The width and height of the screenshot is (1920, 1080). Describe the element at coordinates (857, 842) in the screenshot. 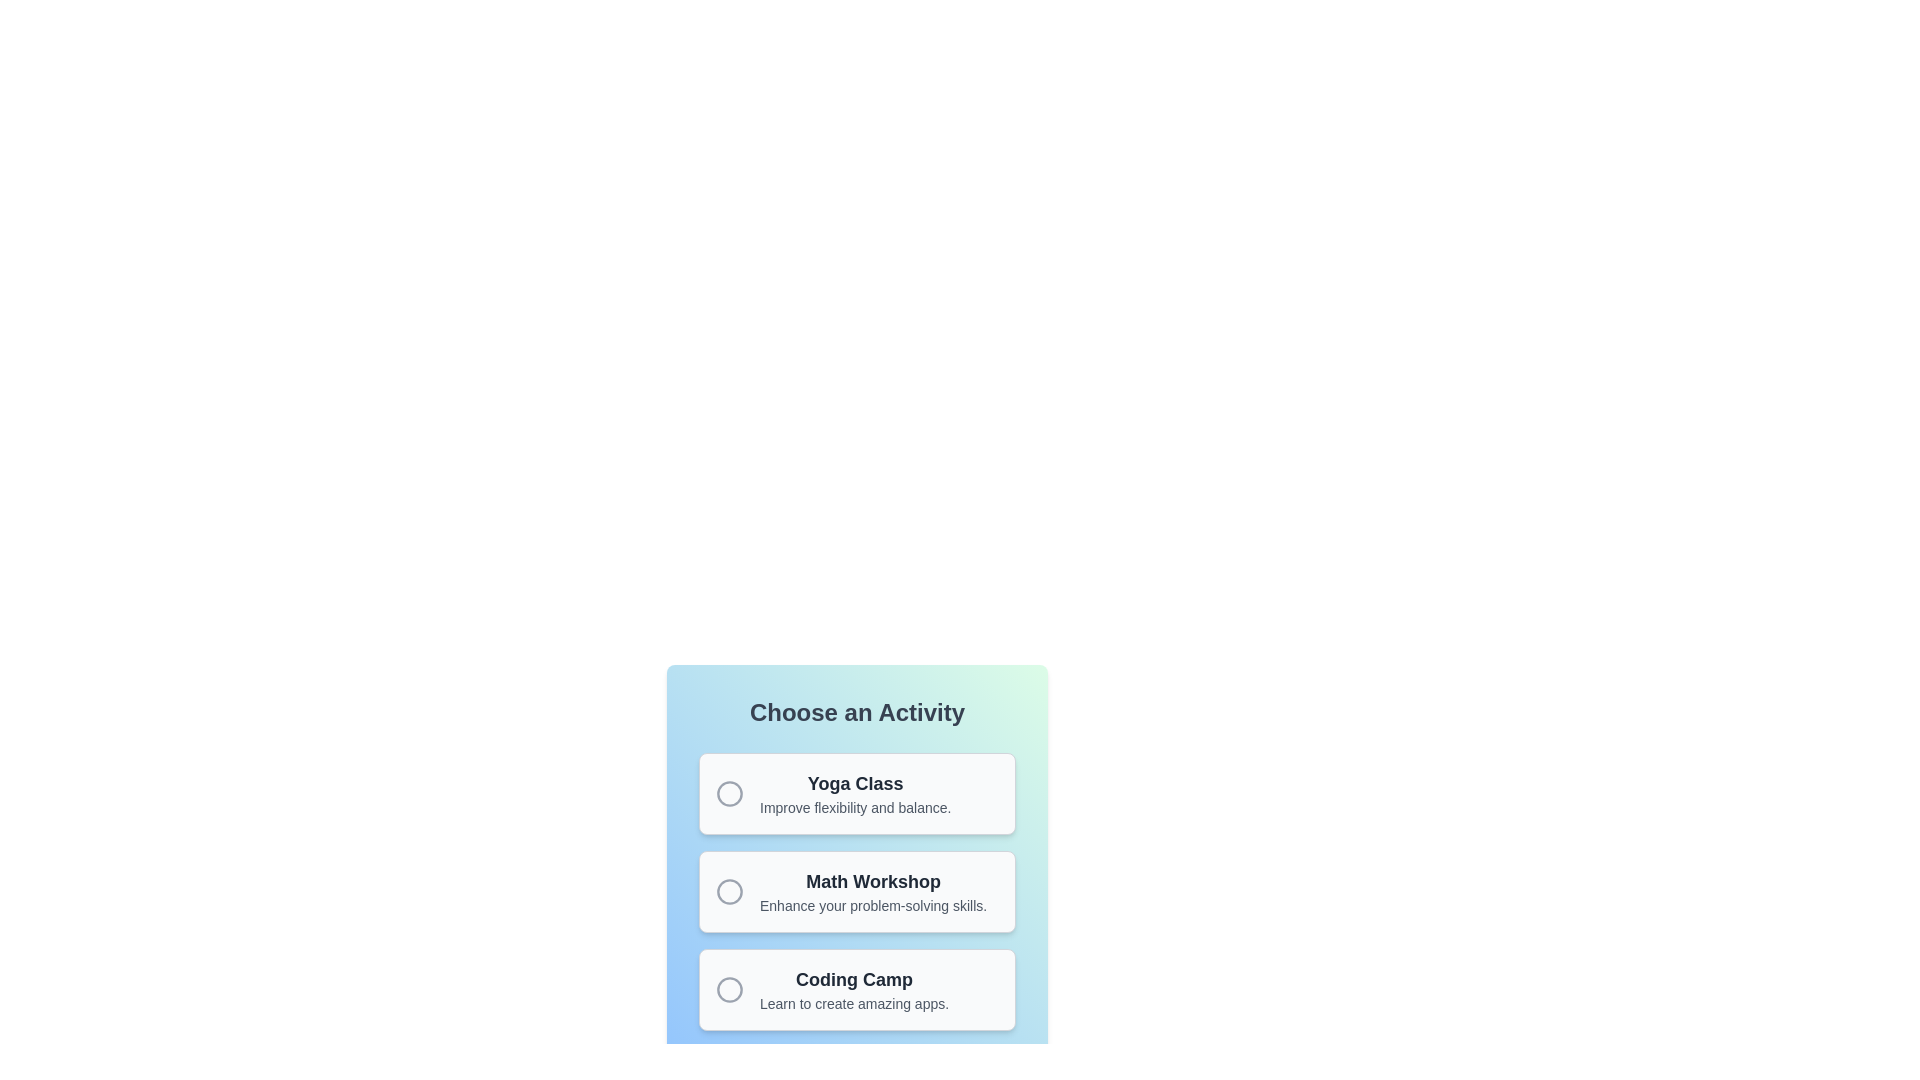

I see `the circular button on the left of the activity card in the 'Choose an Activity' menu` at that location.